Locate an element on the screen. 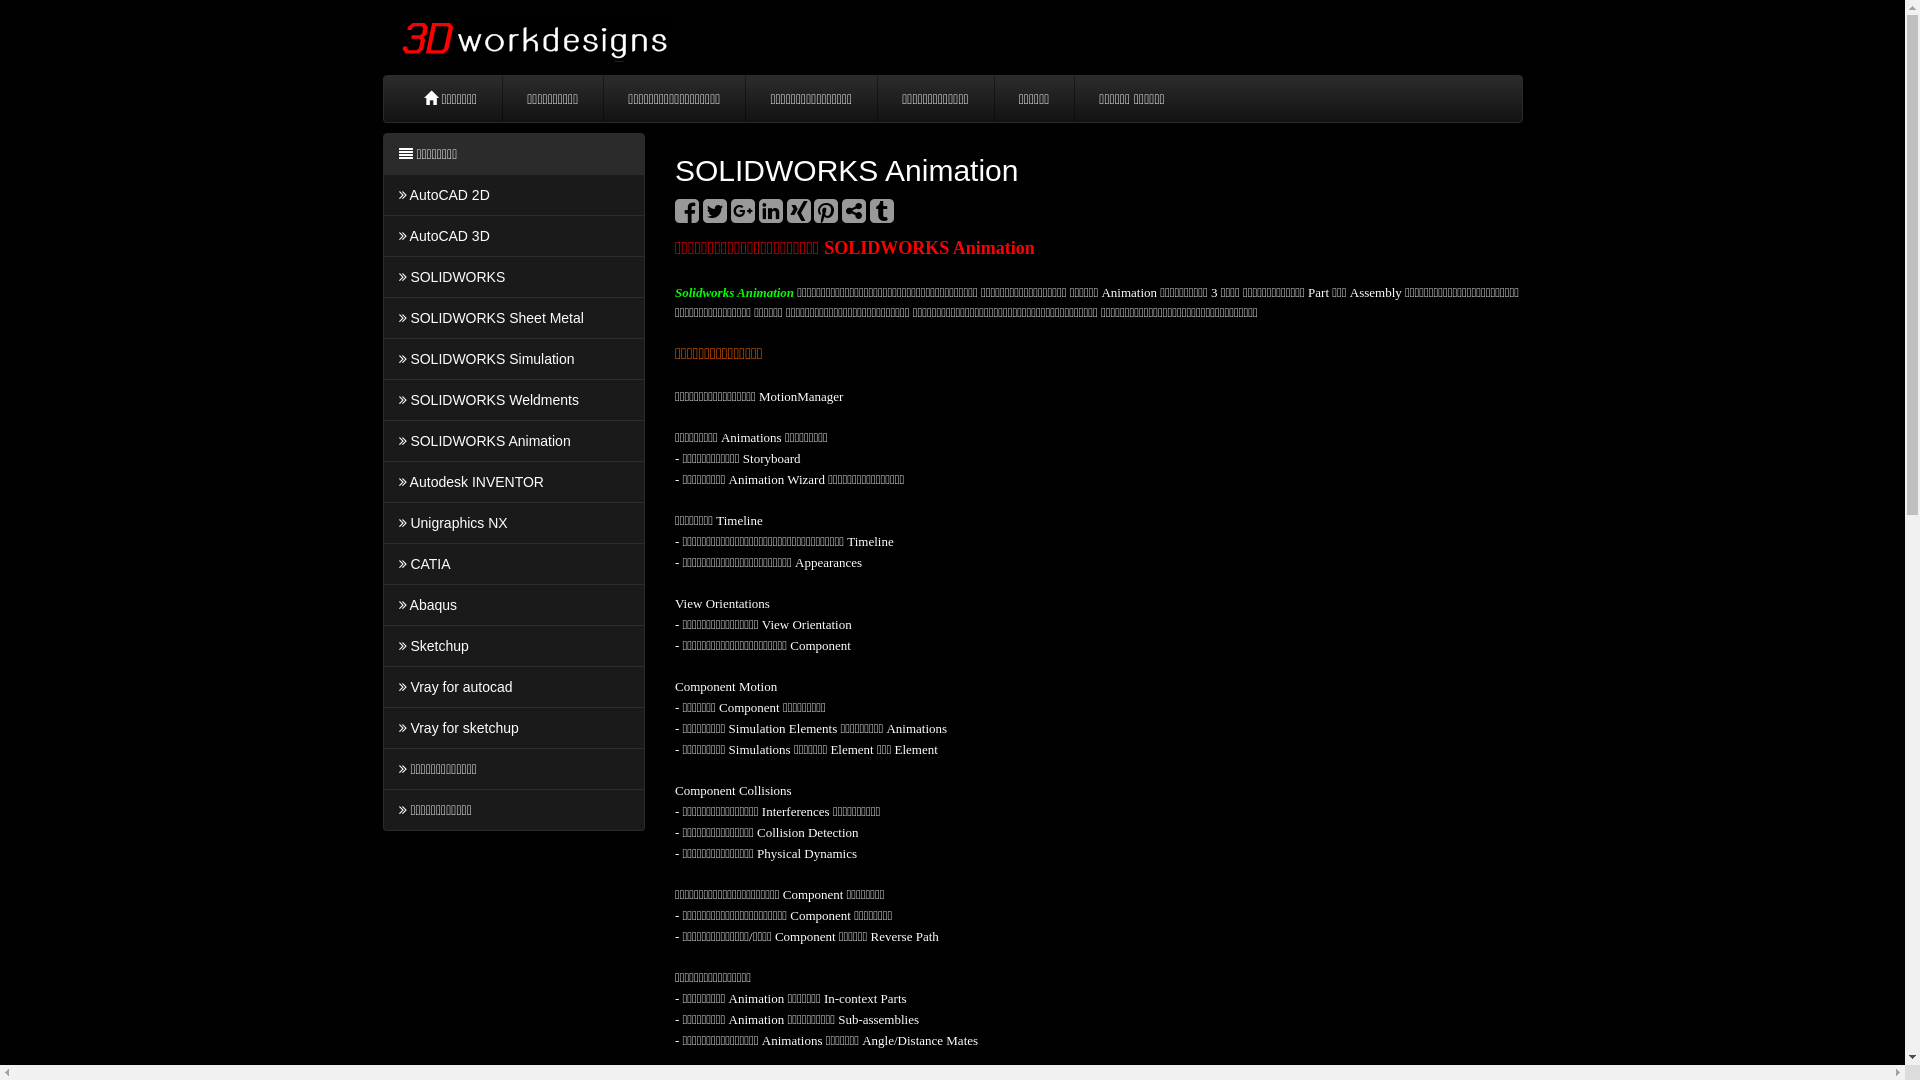  'SOLIDWORKS Simulation' is located at coordinates (513, 357).